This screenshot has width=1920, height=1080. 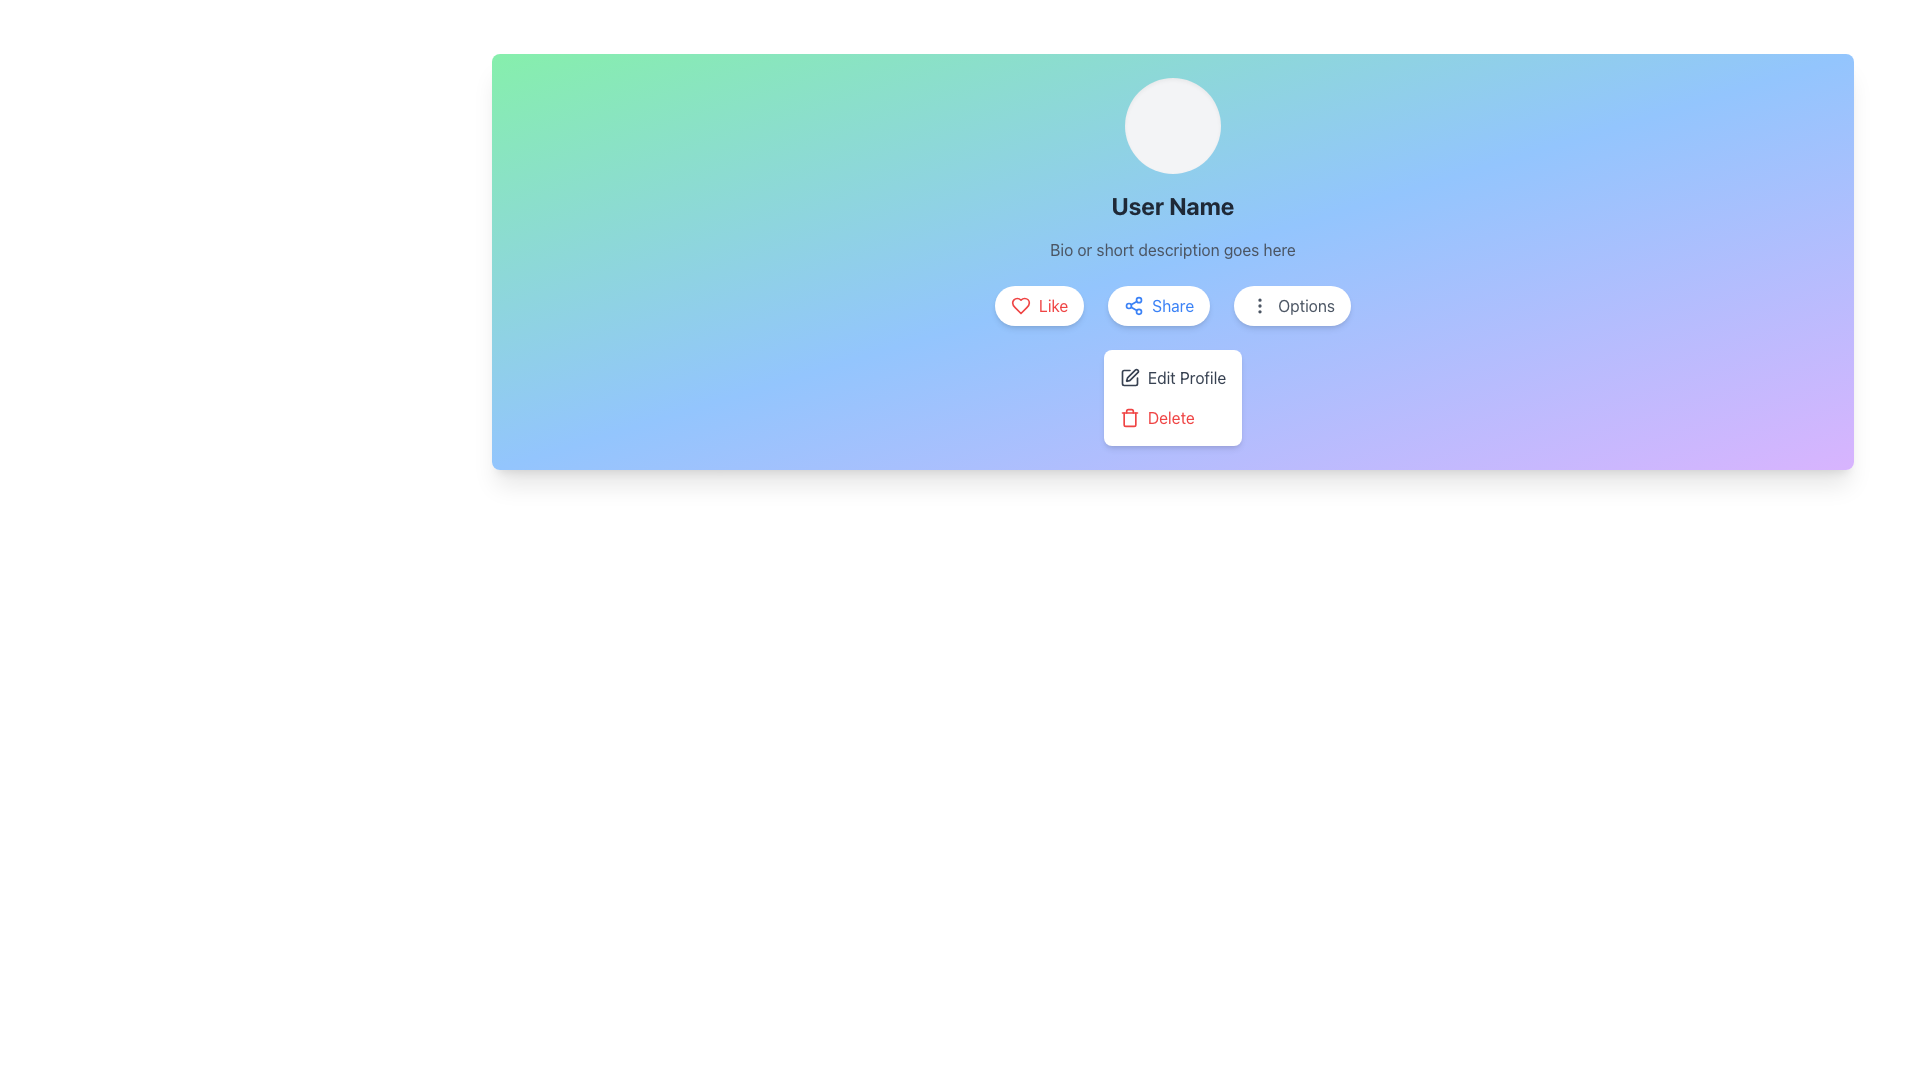 I want to click on the 'Edit Profile' icon located to the left of the 'Edit Profile' button in the user information section, so click(x=1129, y=378).